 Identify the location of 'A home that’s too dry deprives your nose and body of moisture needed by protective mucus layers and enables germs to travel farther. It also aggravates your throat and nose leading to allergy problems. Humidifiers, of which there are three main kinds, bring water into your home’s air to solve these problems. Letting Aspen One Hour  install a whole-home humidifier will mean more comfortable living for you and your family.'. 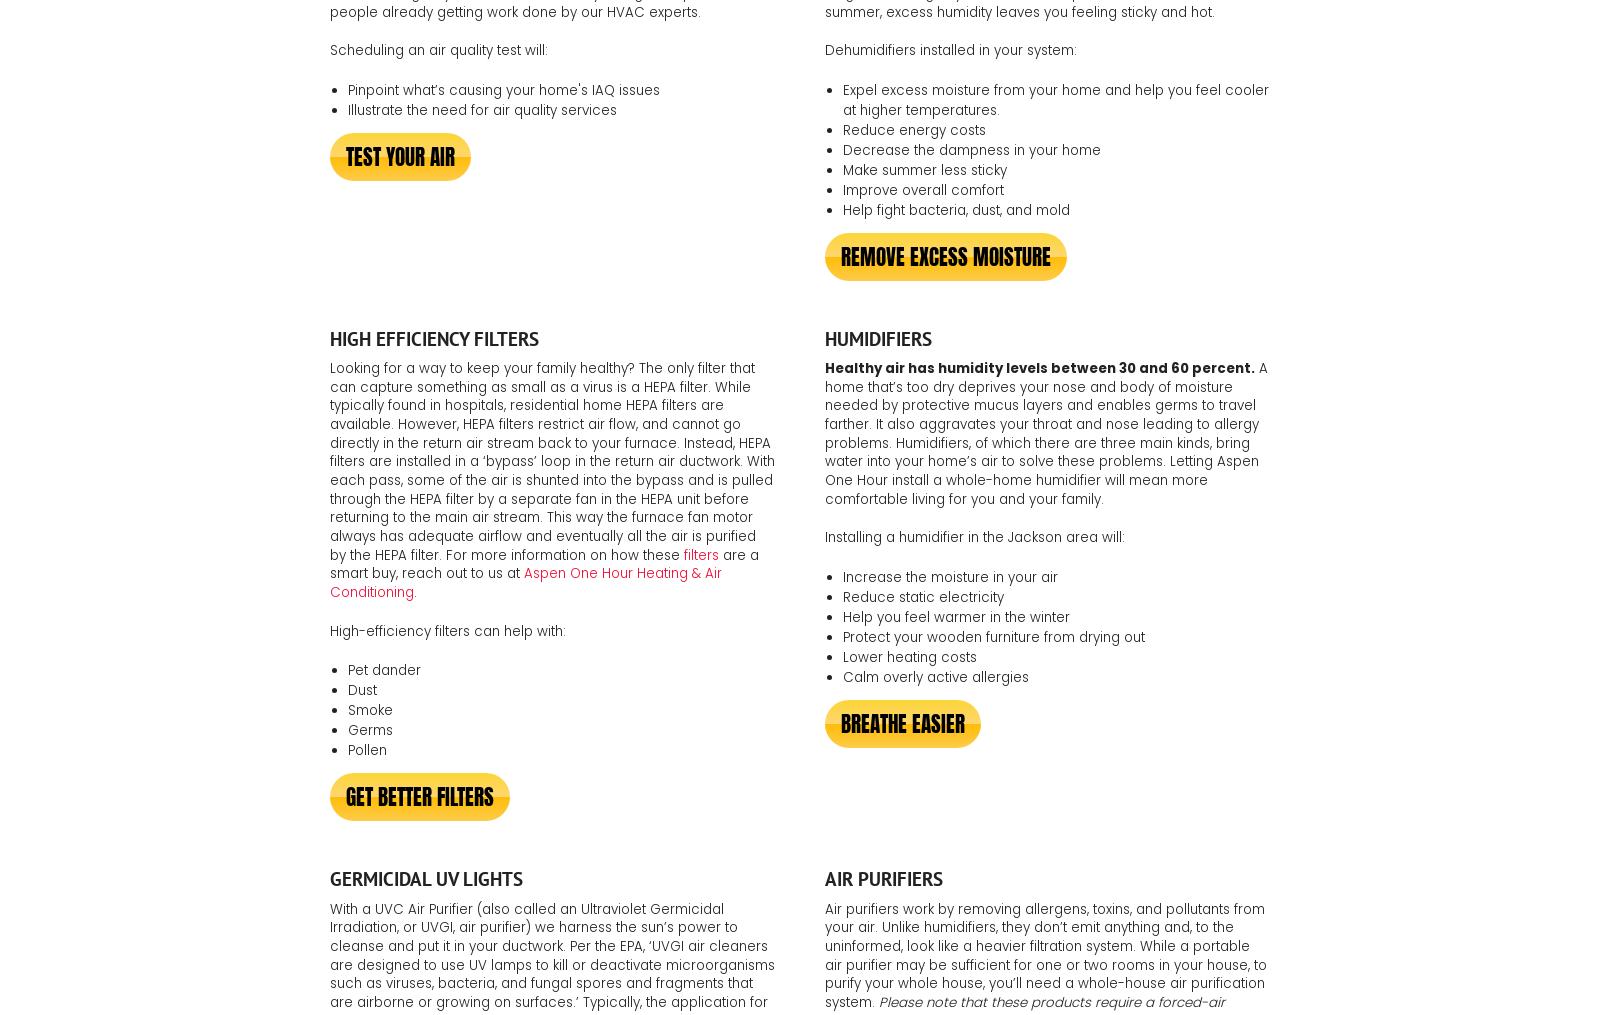
(1046, 433).